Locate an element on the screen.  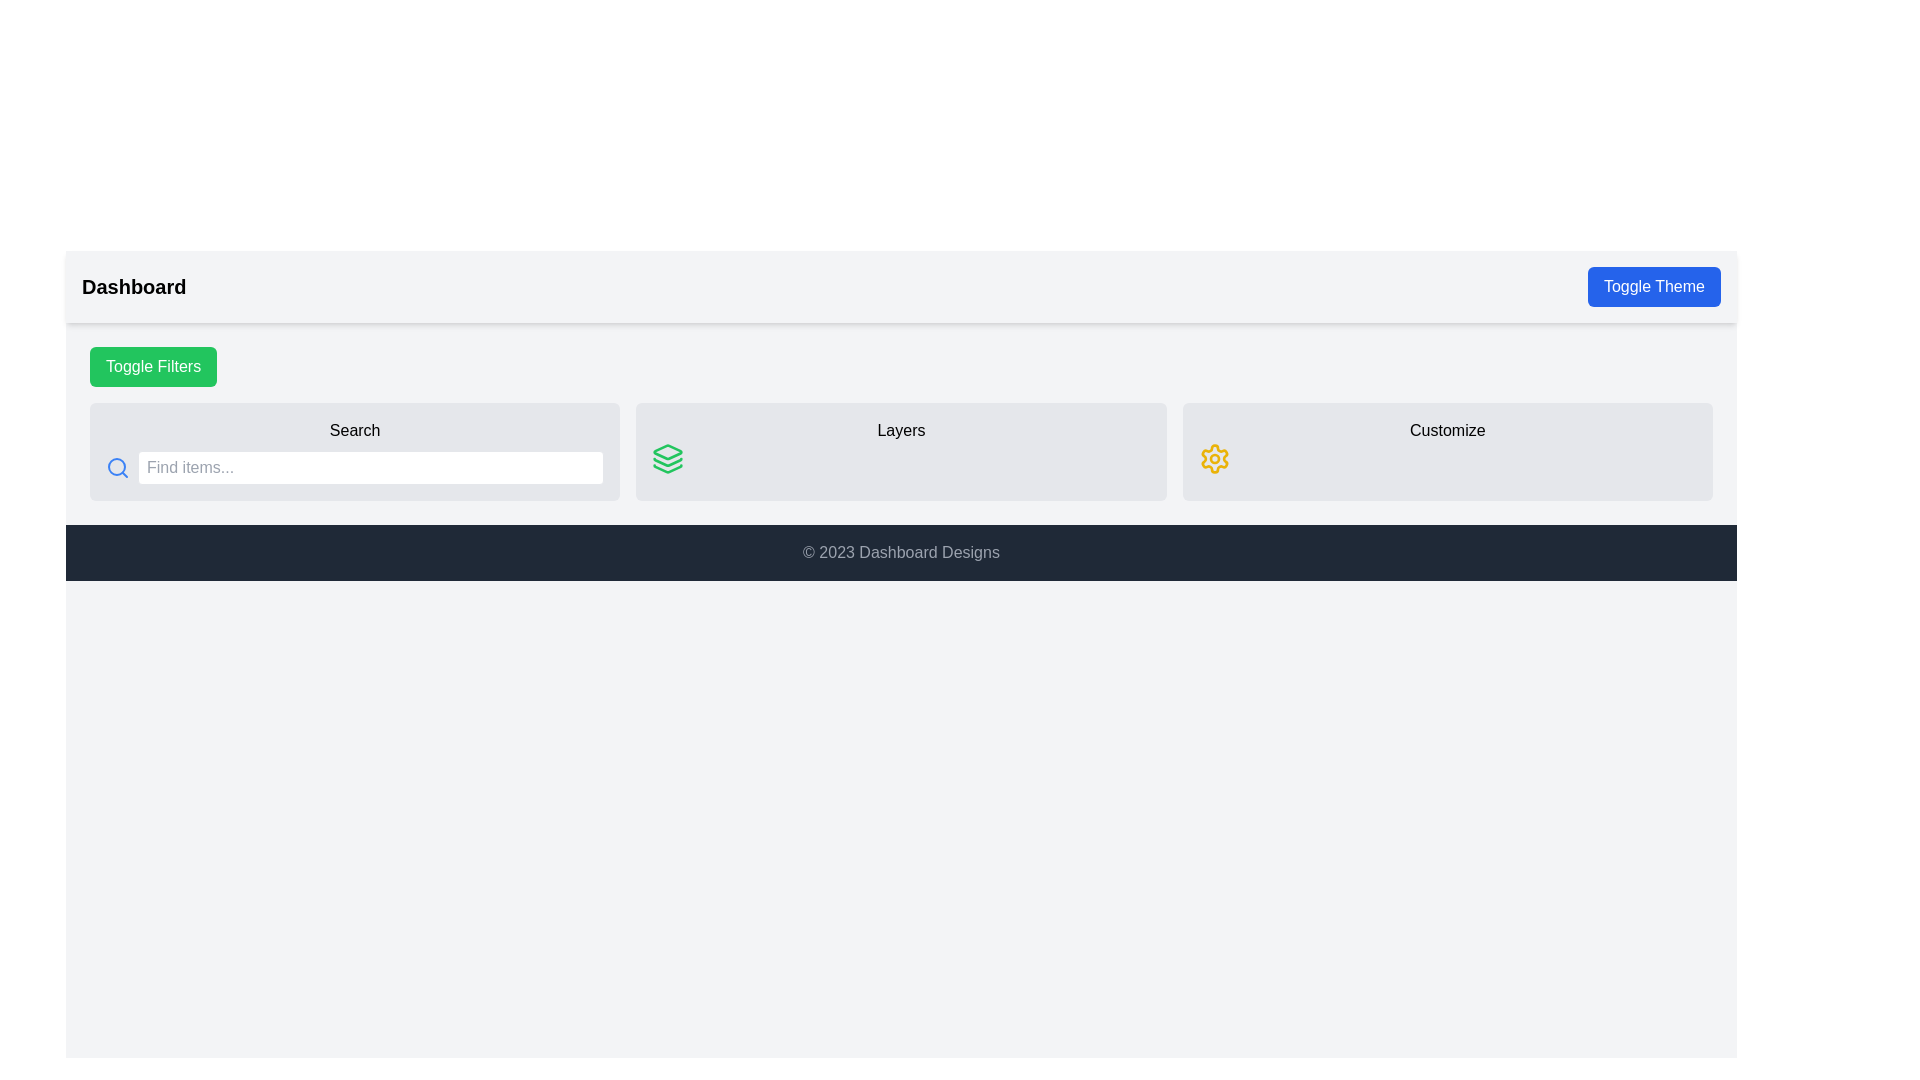
the static informational text displaying copyright information at the bottom of the dashboard interface is located at coordinates (900, 552).